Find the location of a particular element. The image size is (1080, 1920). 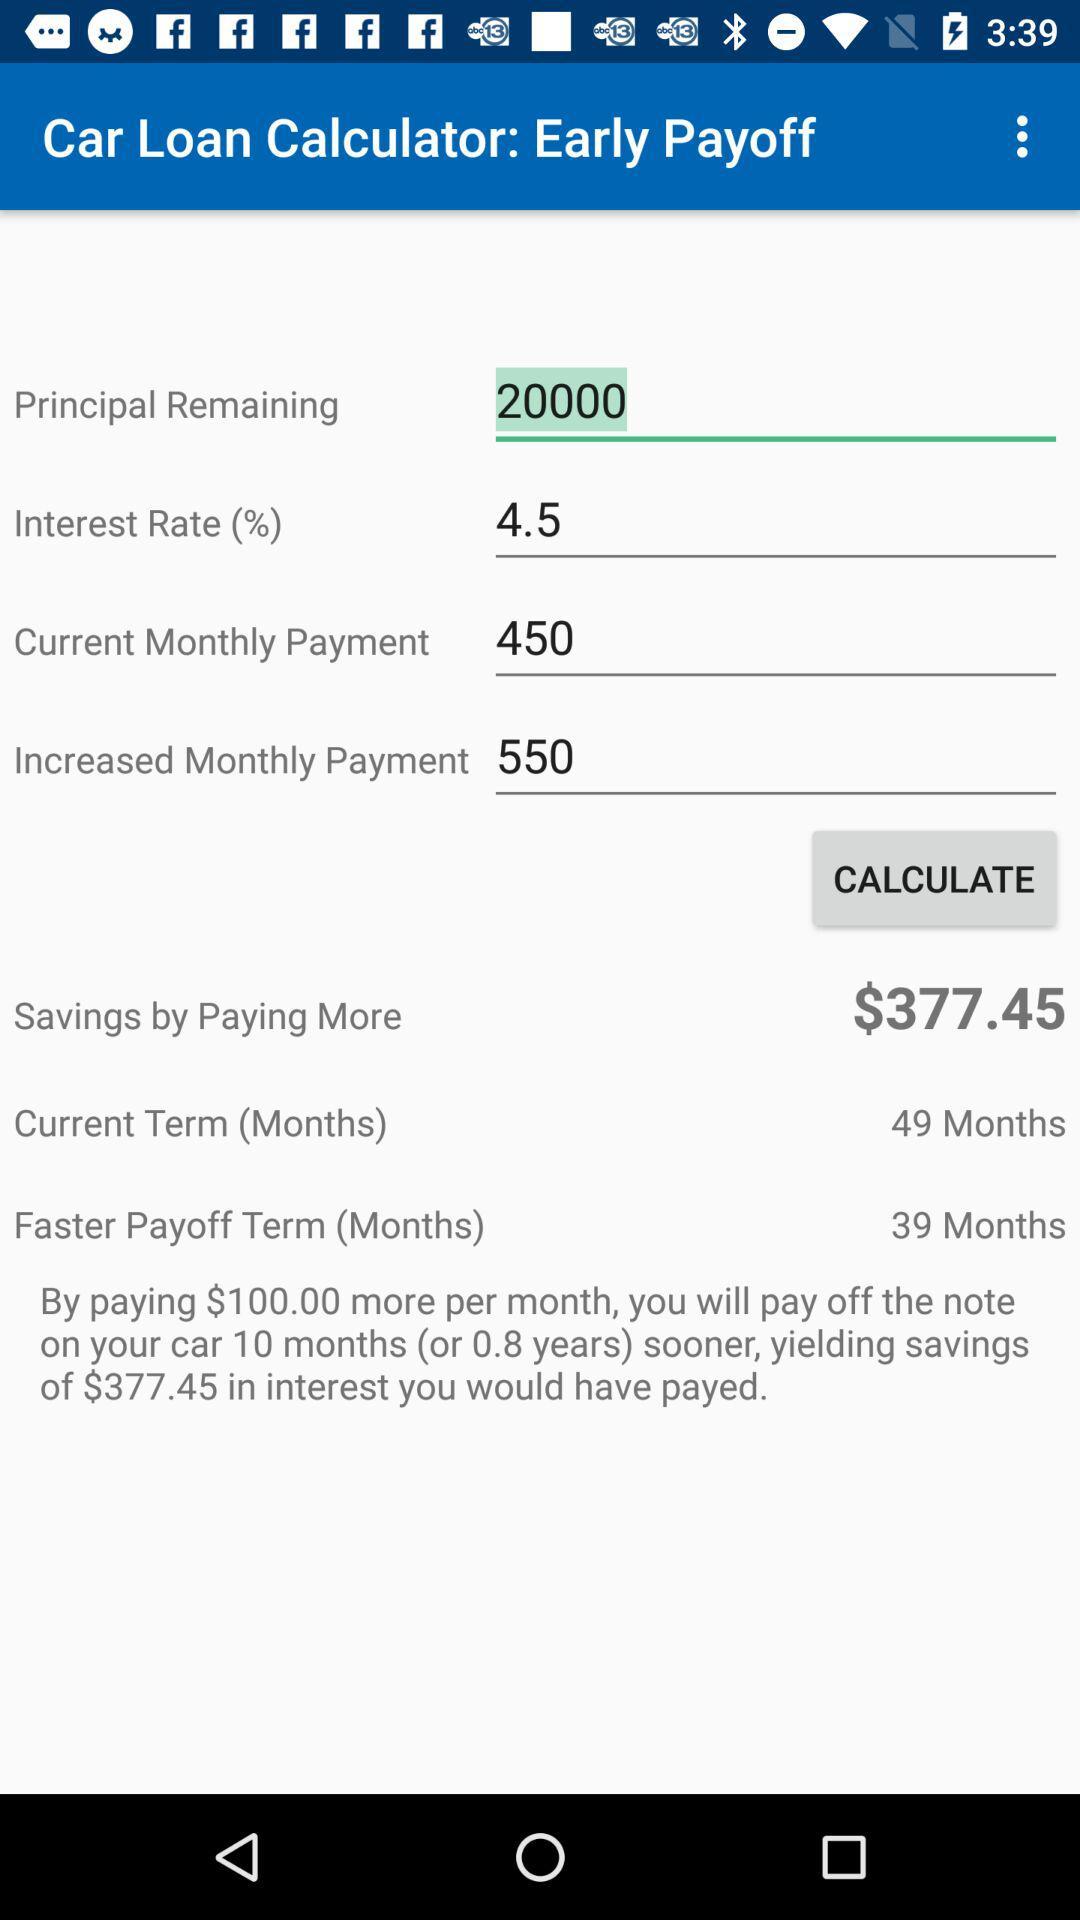

item next to car loan calculator item is located at coordinates (1027, 135).